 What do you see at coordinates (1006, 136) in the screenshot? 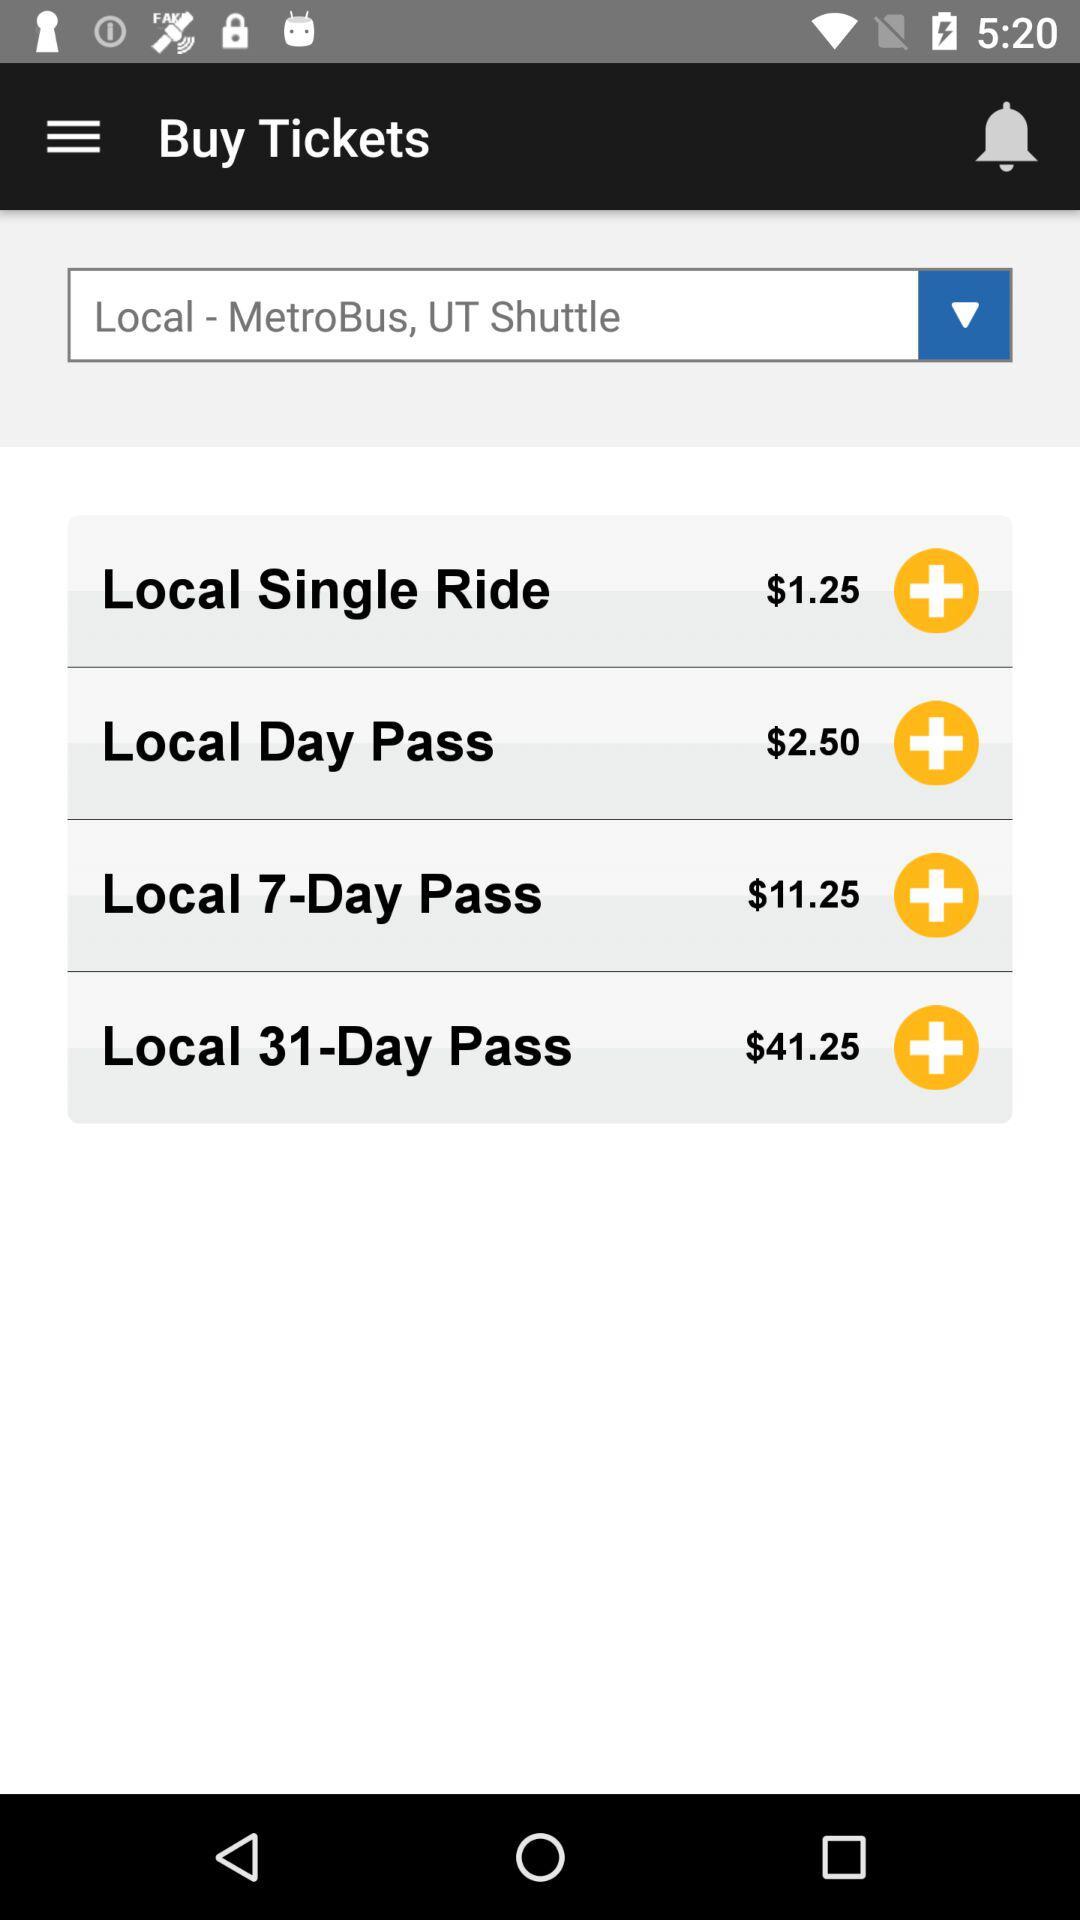
I see `the bell icon at top right corner` at bounding box center [1006, 136].